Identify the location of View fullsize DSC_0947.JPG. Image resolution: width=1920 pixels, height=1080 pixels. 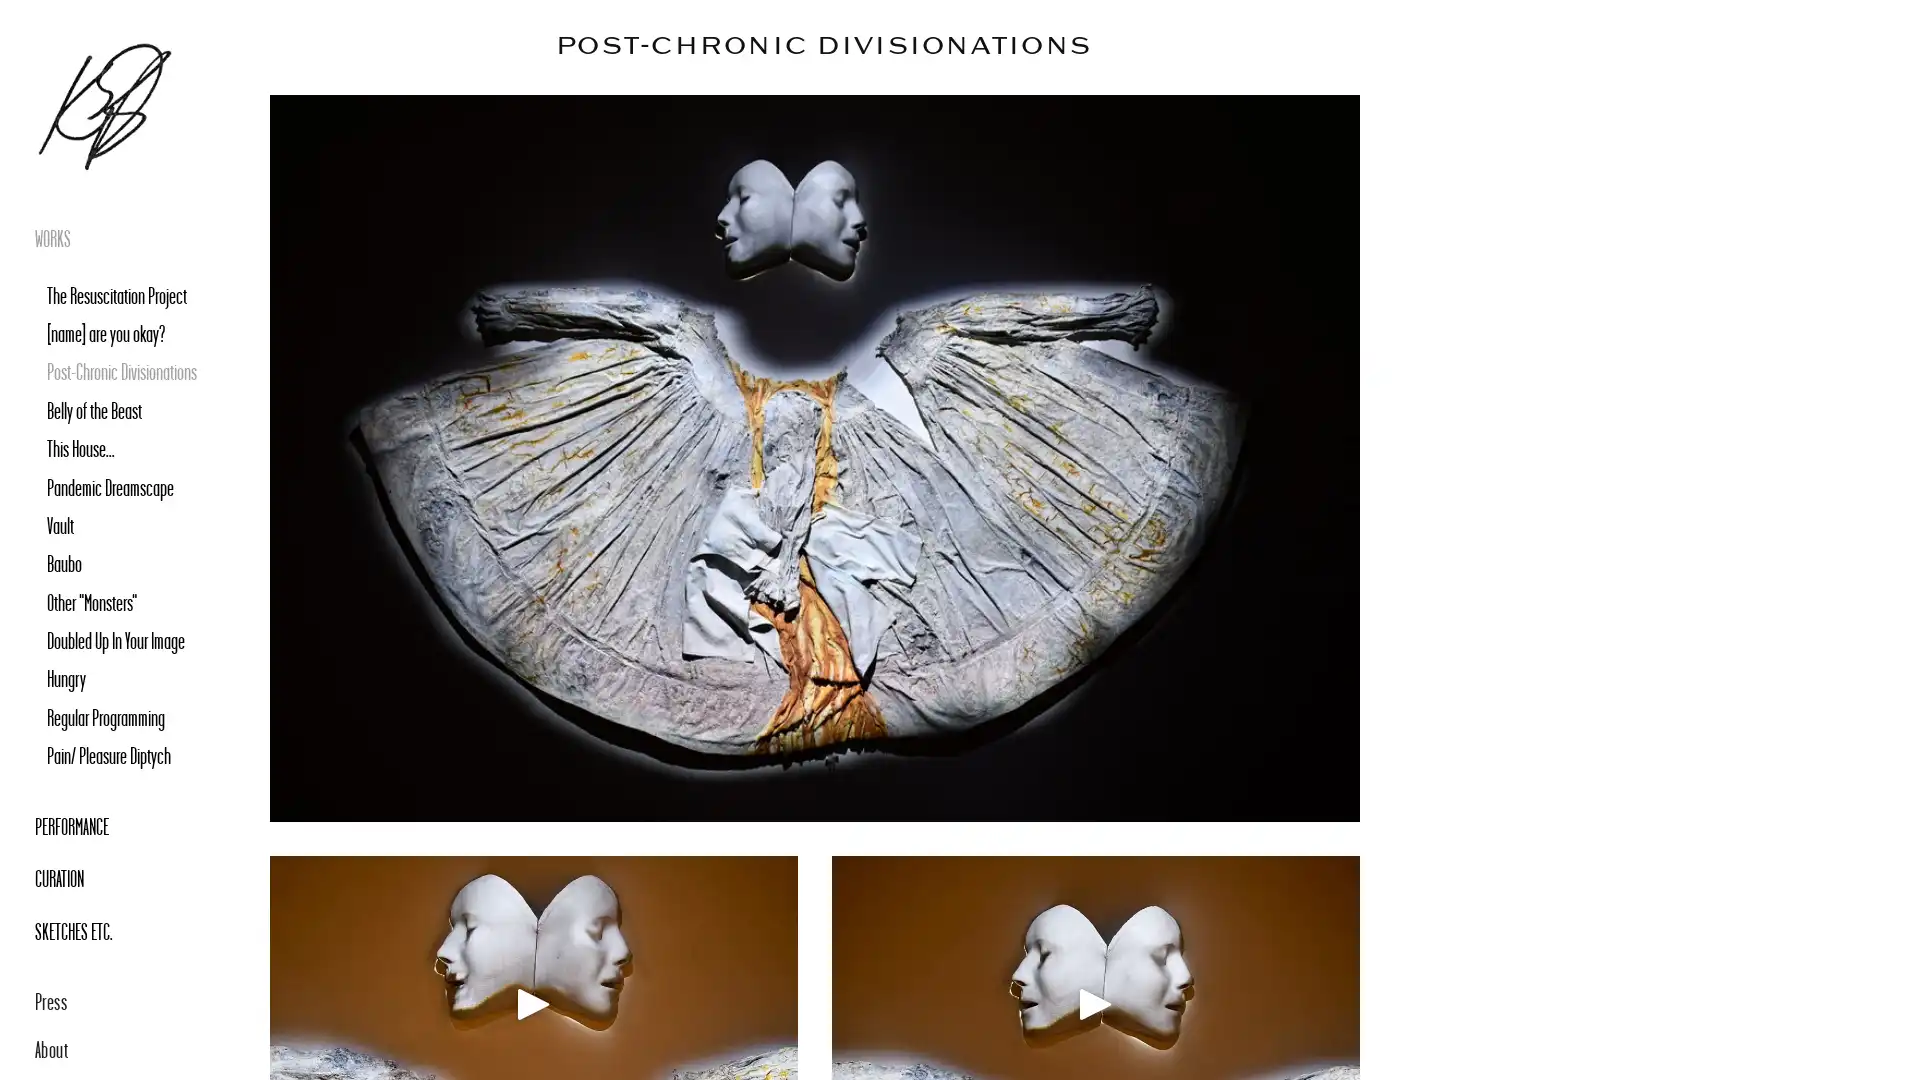
(815, 458).